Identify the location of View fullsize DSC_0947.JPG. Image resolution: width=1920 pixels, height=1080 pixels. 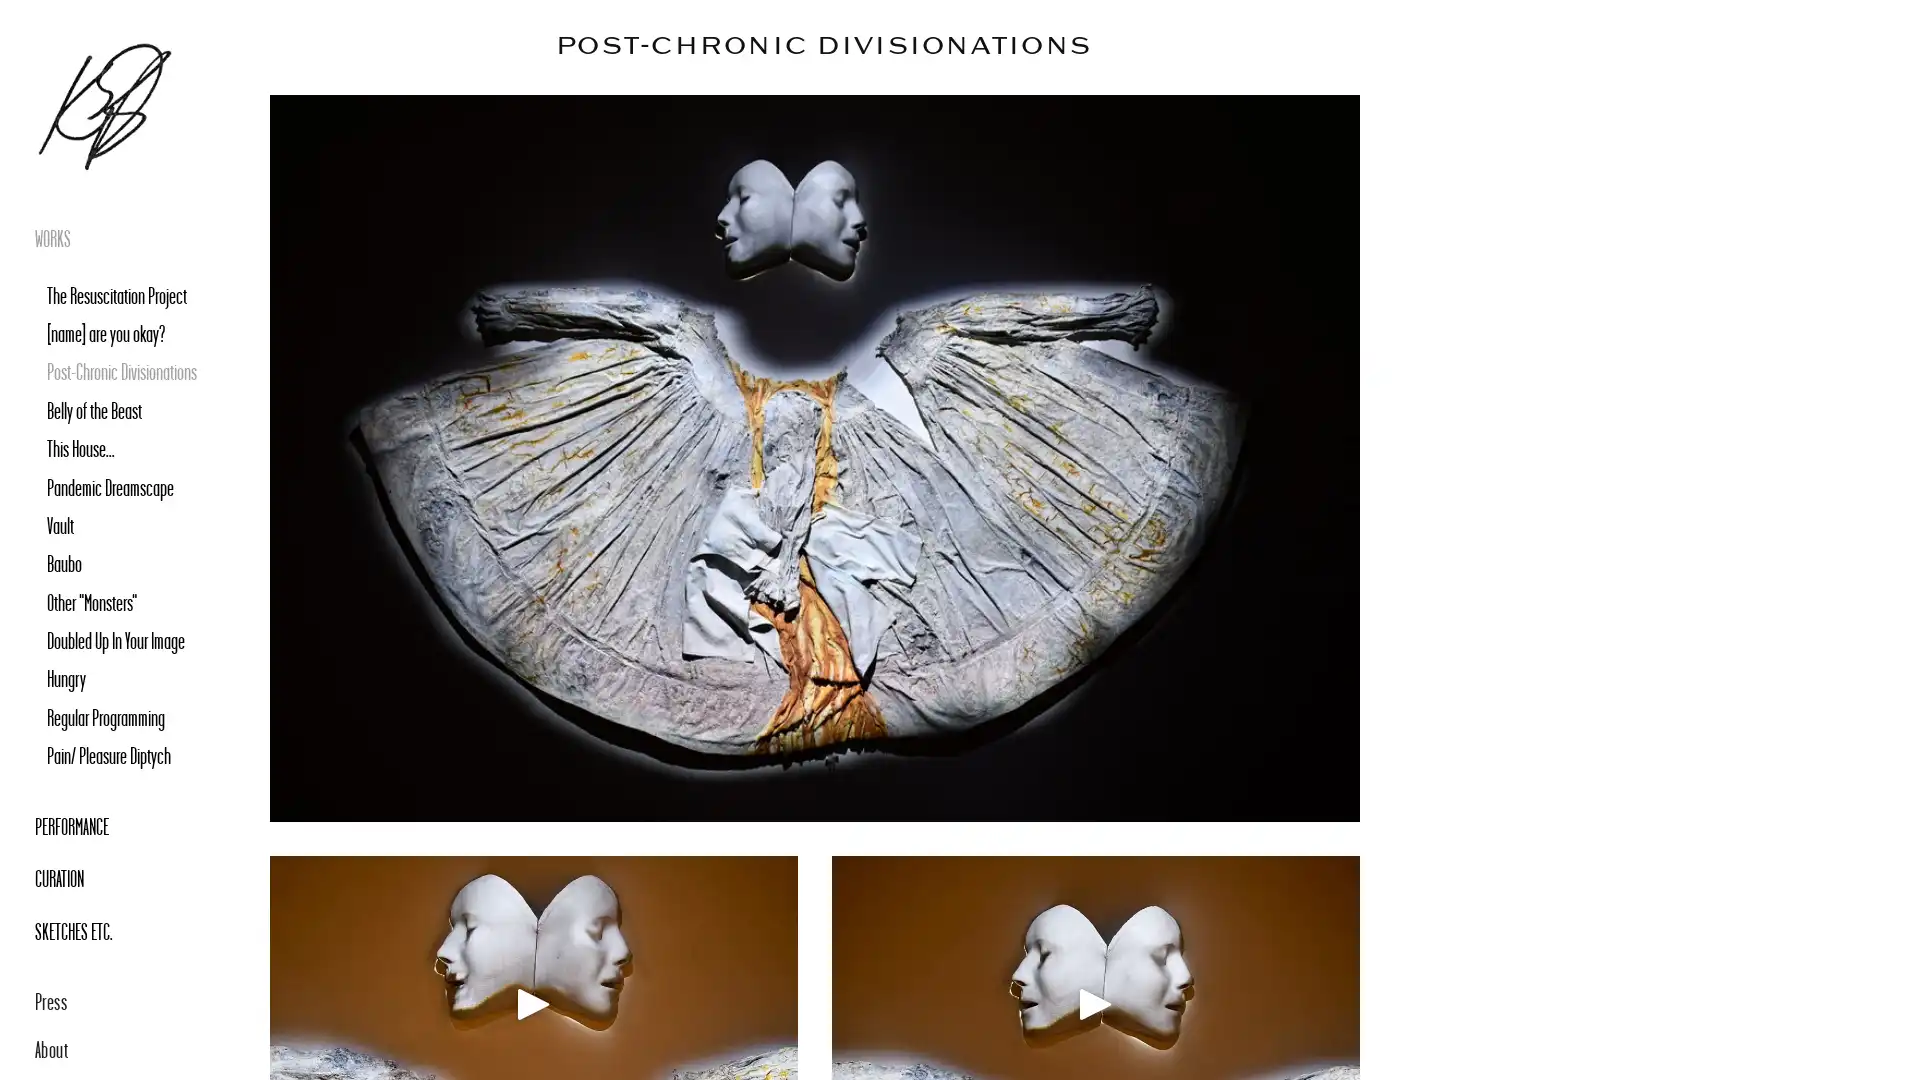
(815, 458).